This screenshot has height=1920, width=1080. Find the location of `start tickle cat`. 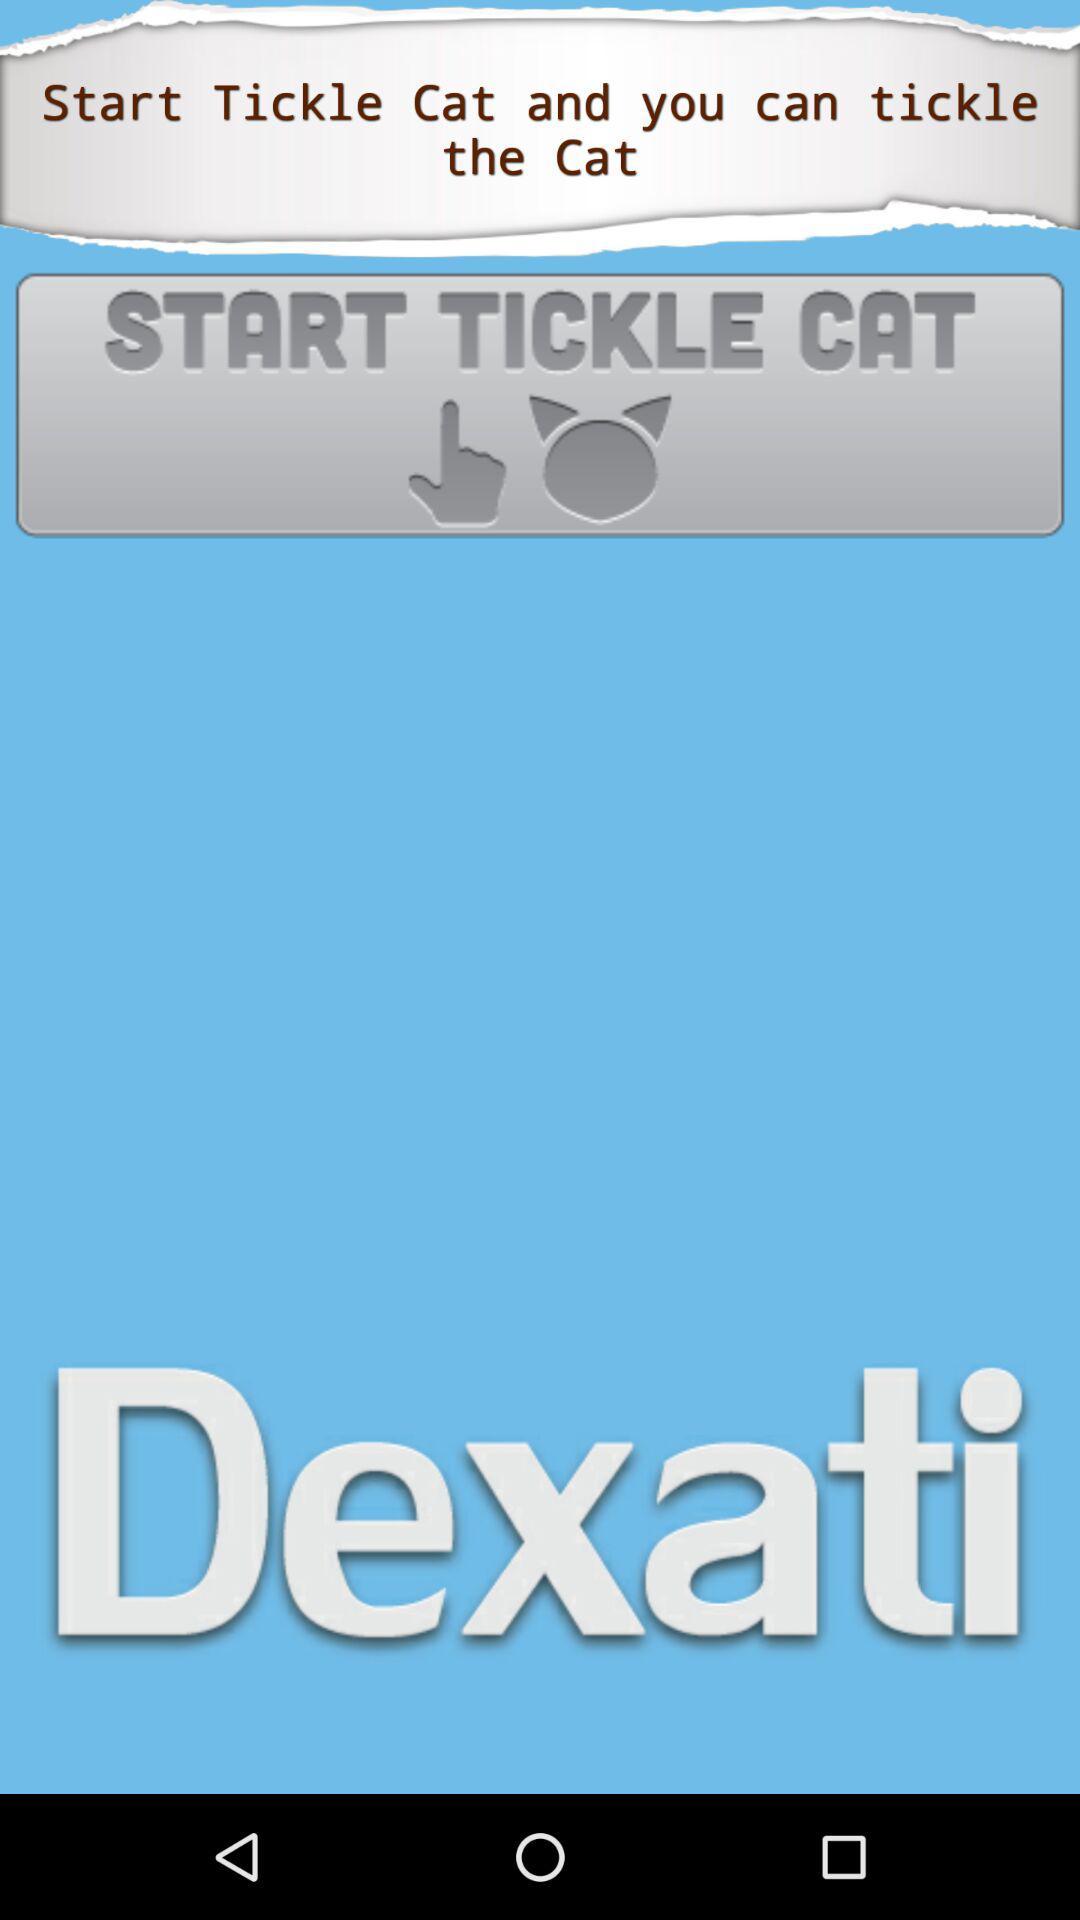

start tickle cat is located at coordinates (540, 403).